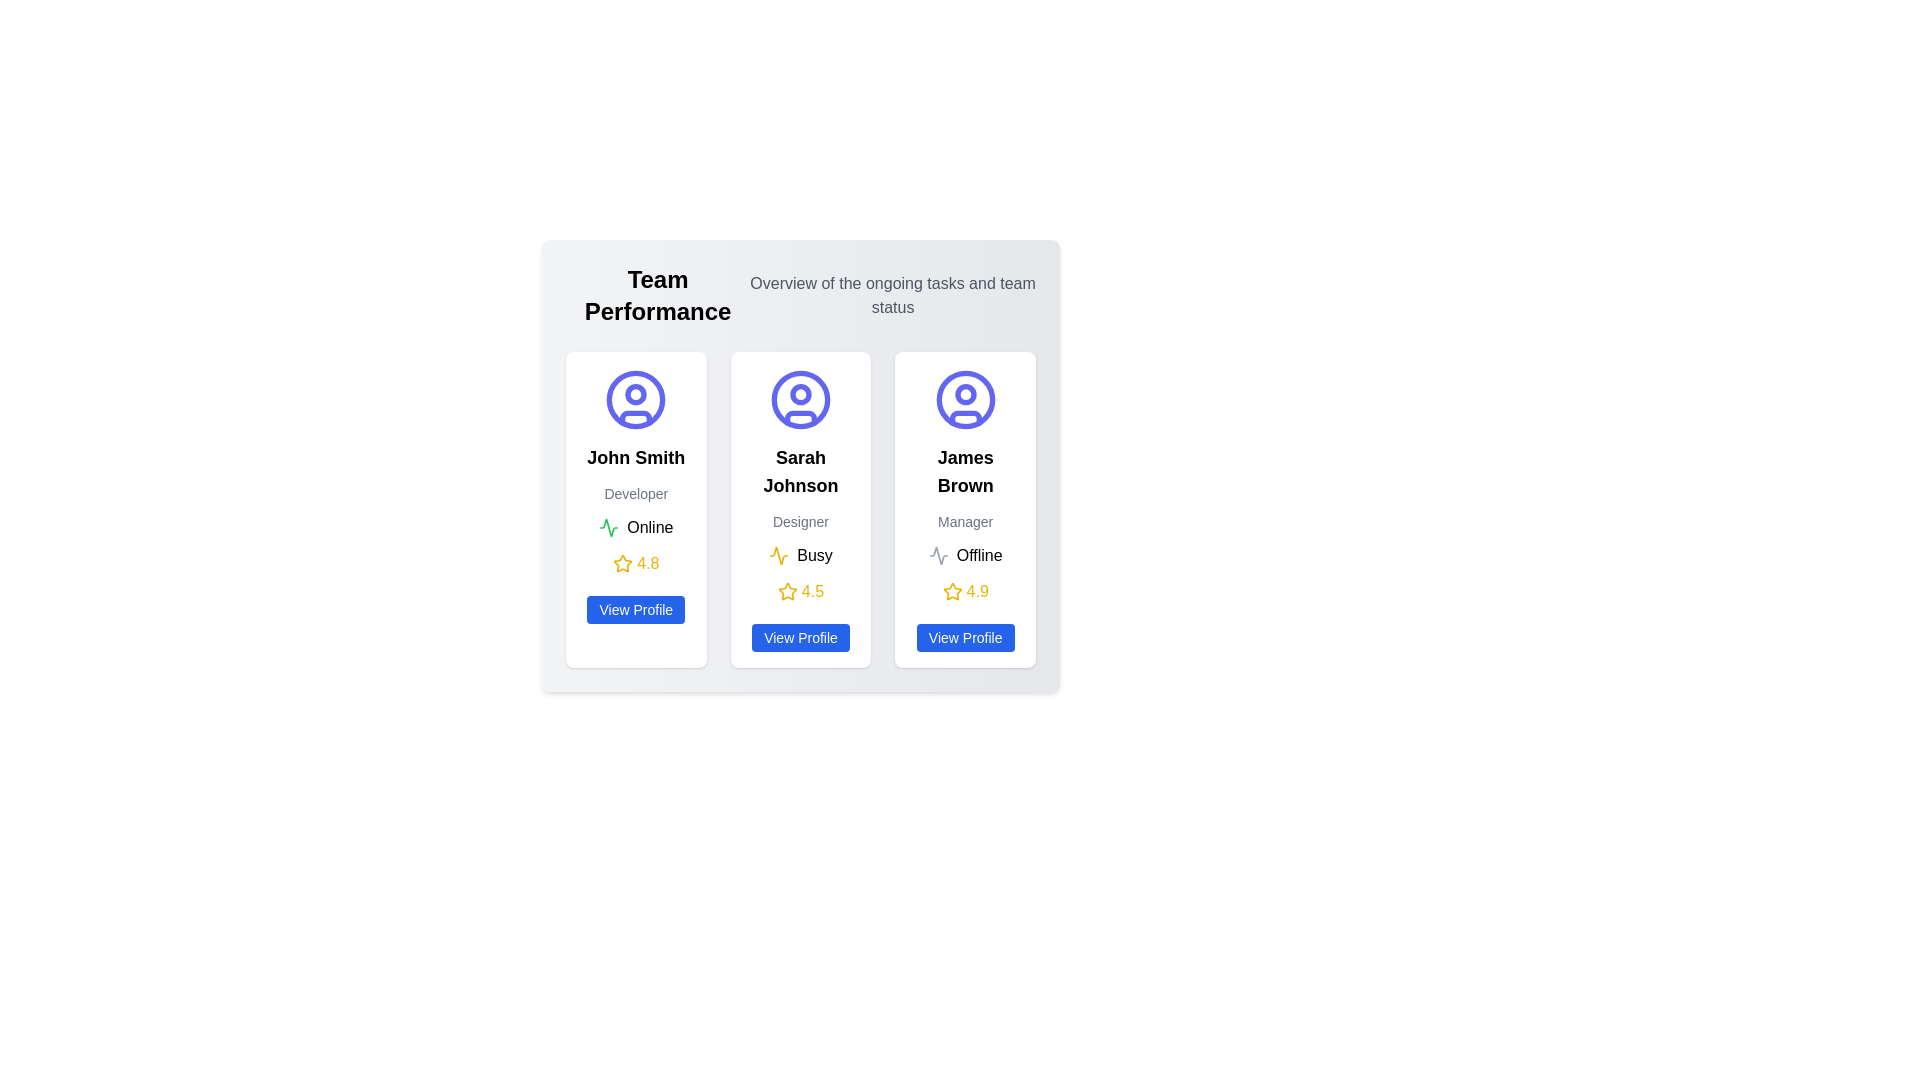 The height and width of the screenshot is (1080, 1920). Describe the element at coordinates (965, 400) in the screenshot. I see `the circular outline of the user profile icon located on the third card labeled 'James Brown Manager' in the profile card list` at that location.